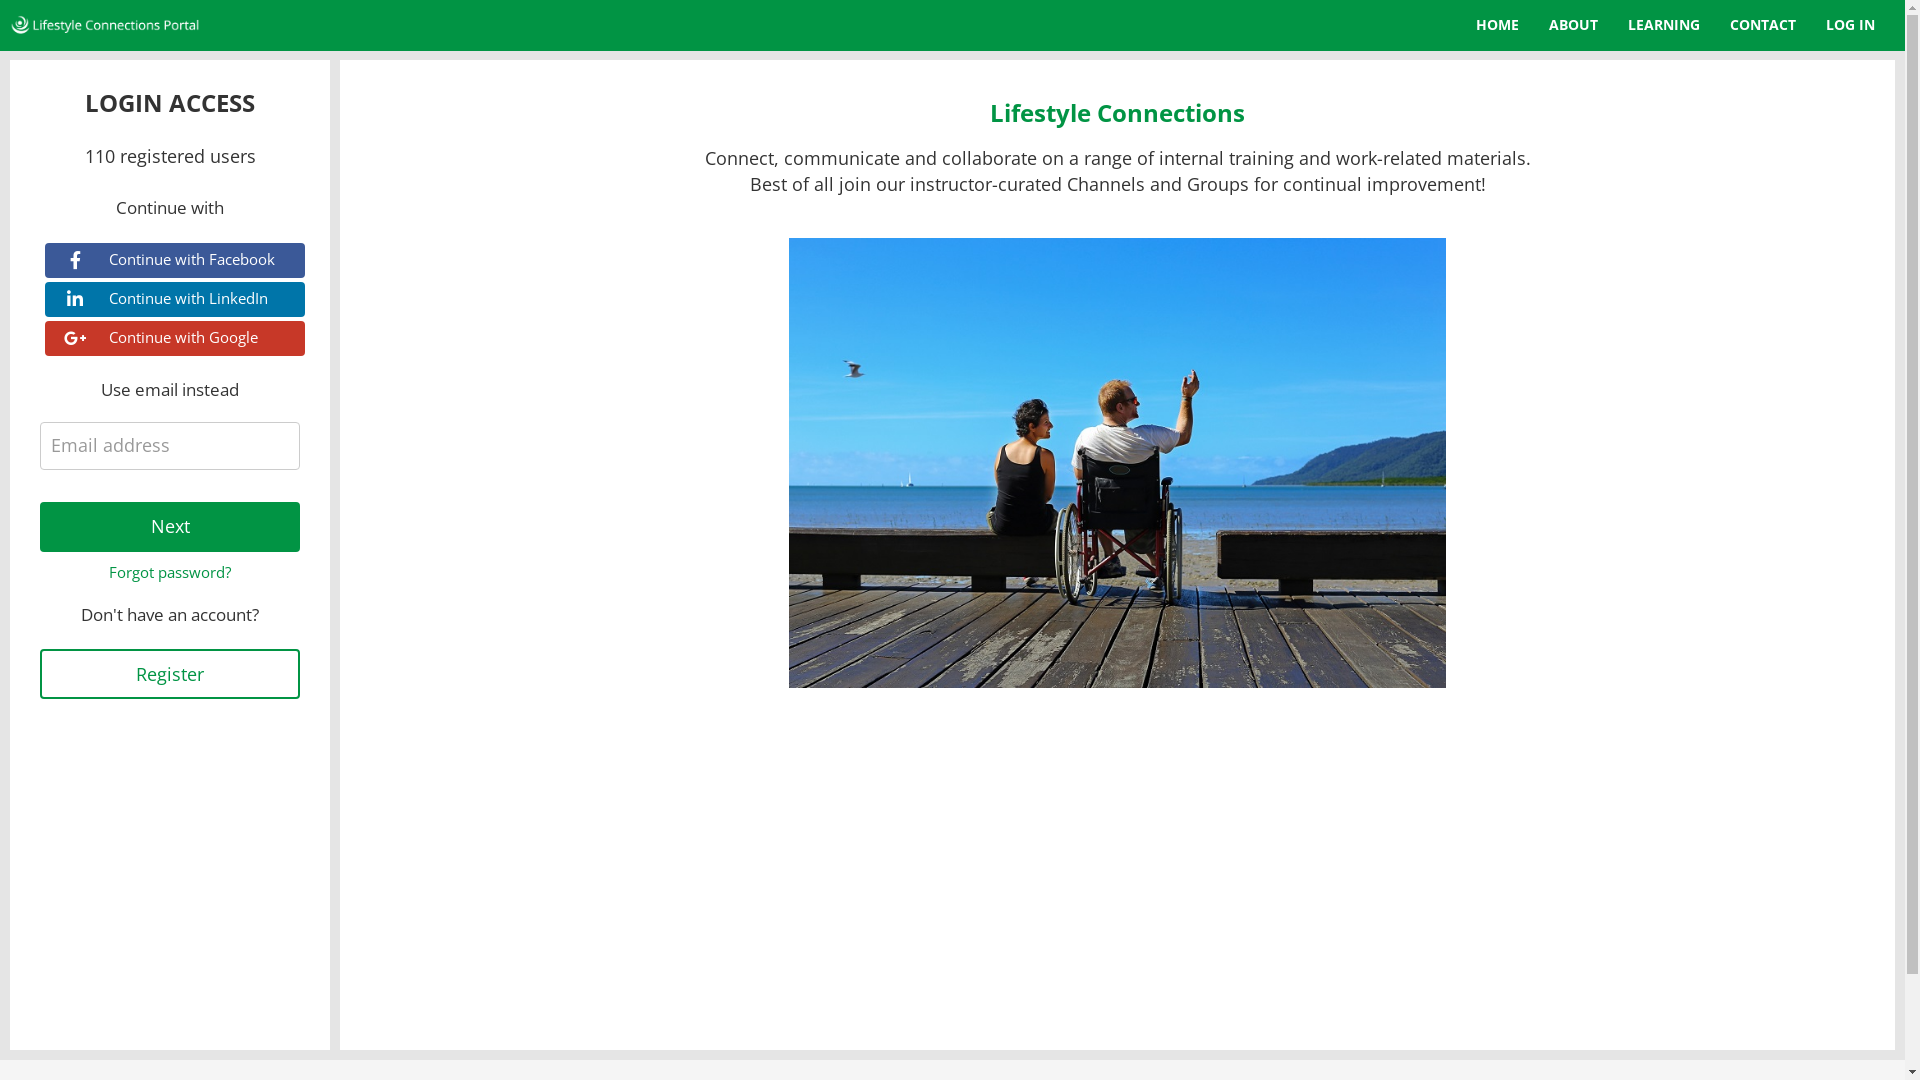 The width and height of the screenshot is (1920, 1080). I want to click on 'LEARNING', so click(1664, 25).